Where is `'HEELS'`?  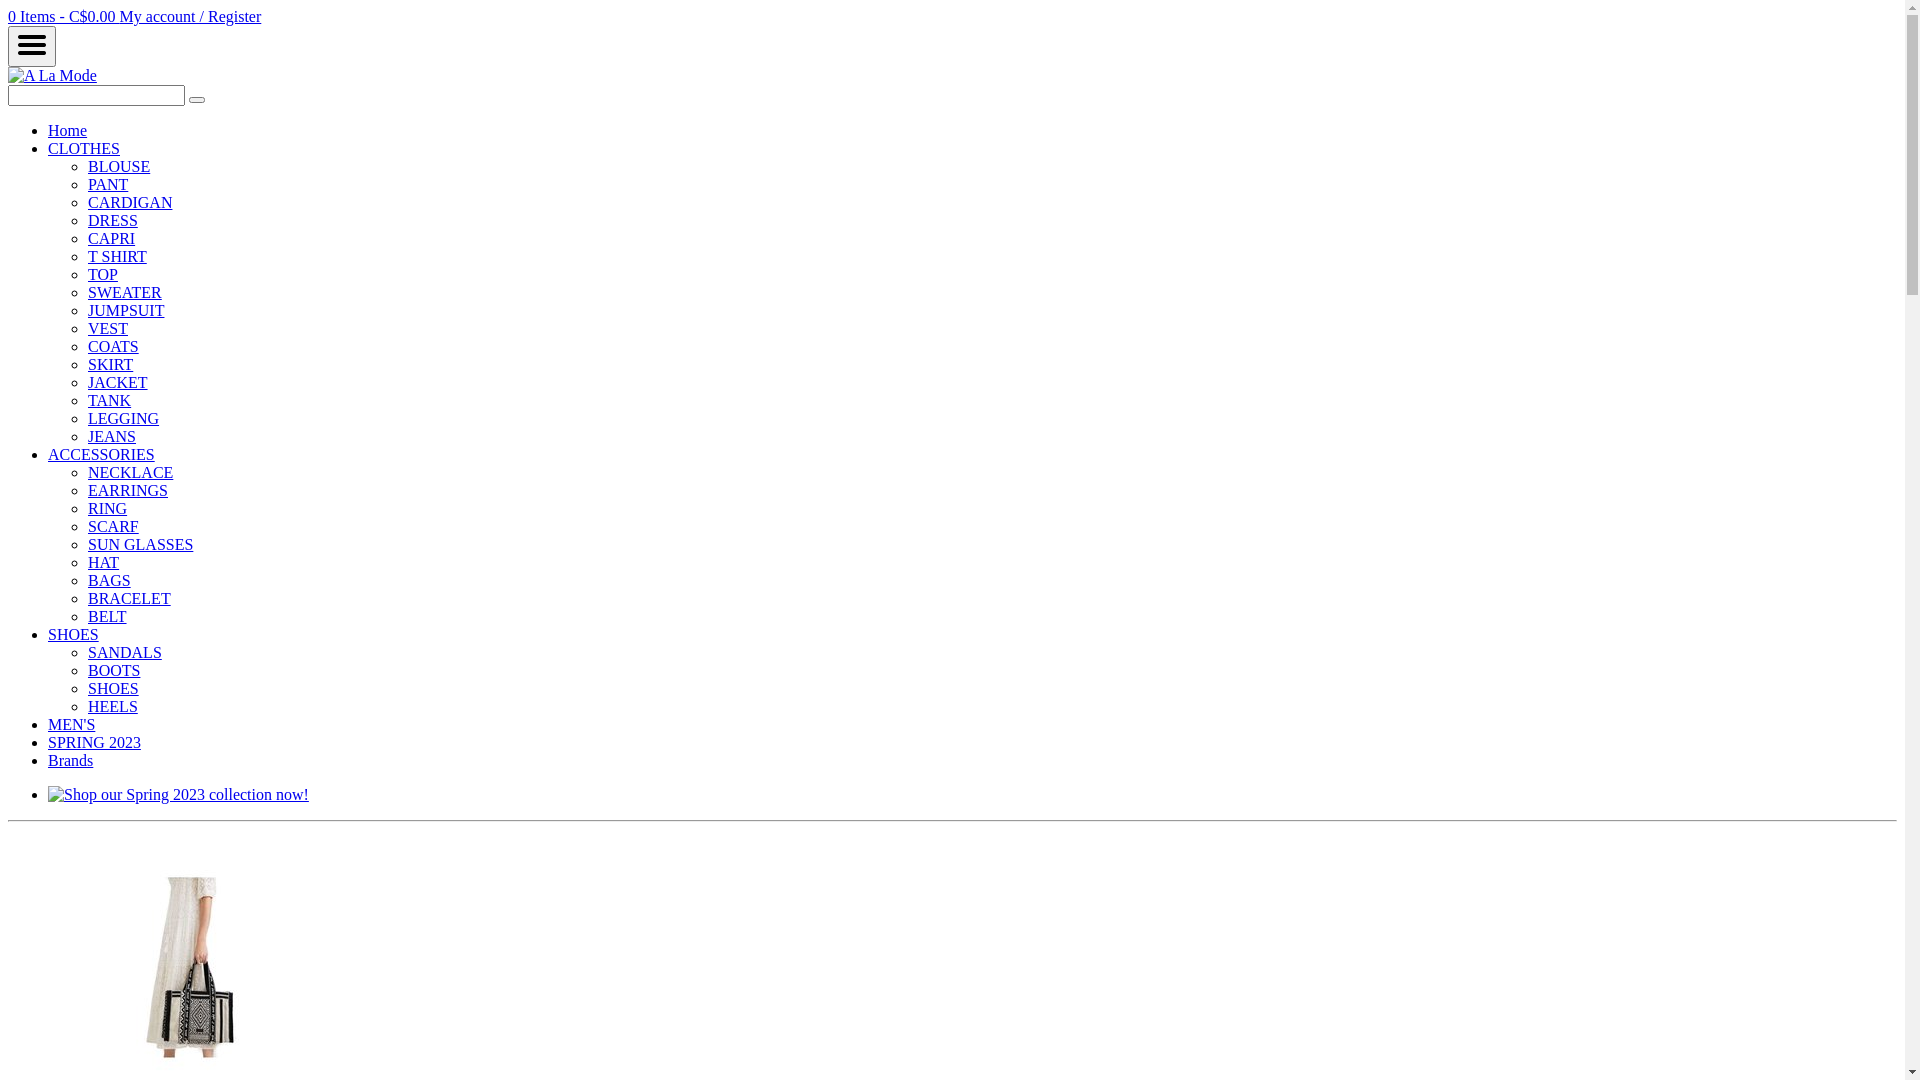 'HEELS' is located at coordinates (112, 705).